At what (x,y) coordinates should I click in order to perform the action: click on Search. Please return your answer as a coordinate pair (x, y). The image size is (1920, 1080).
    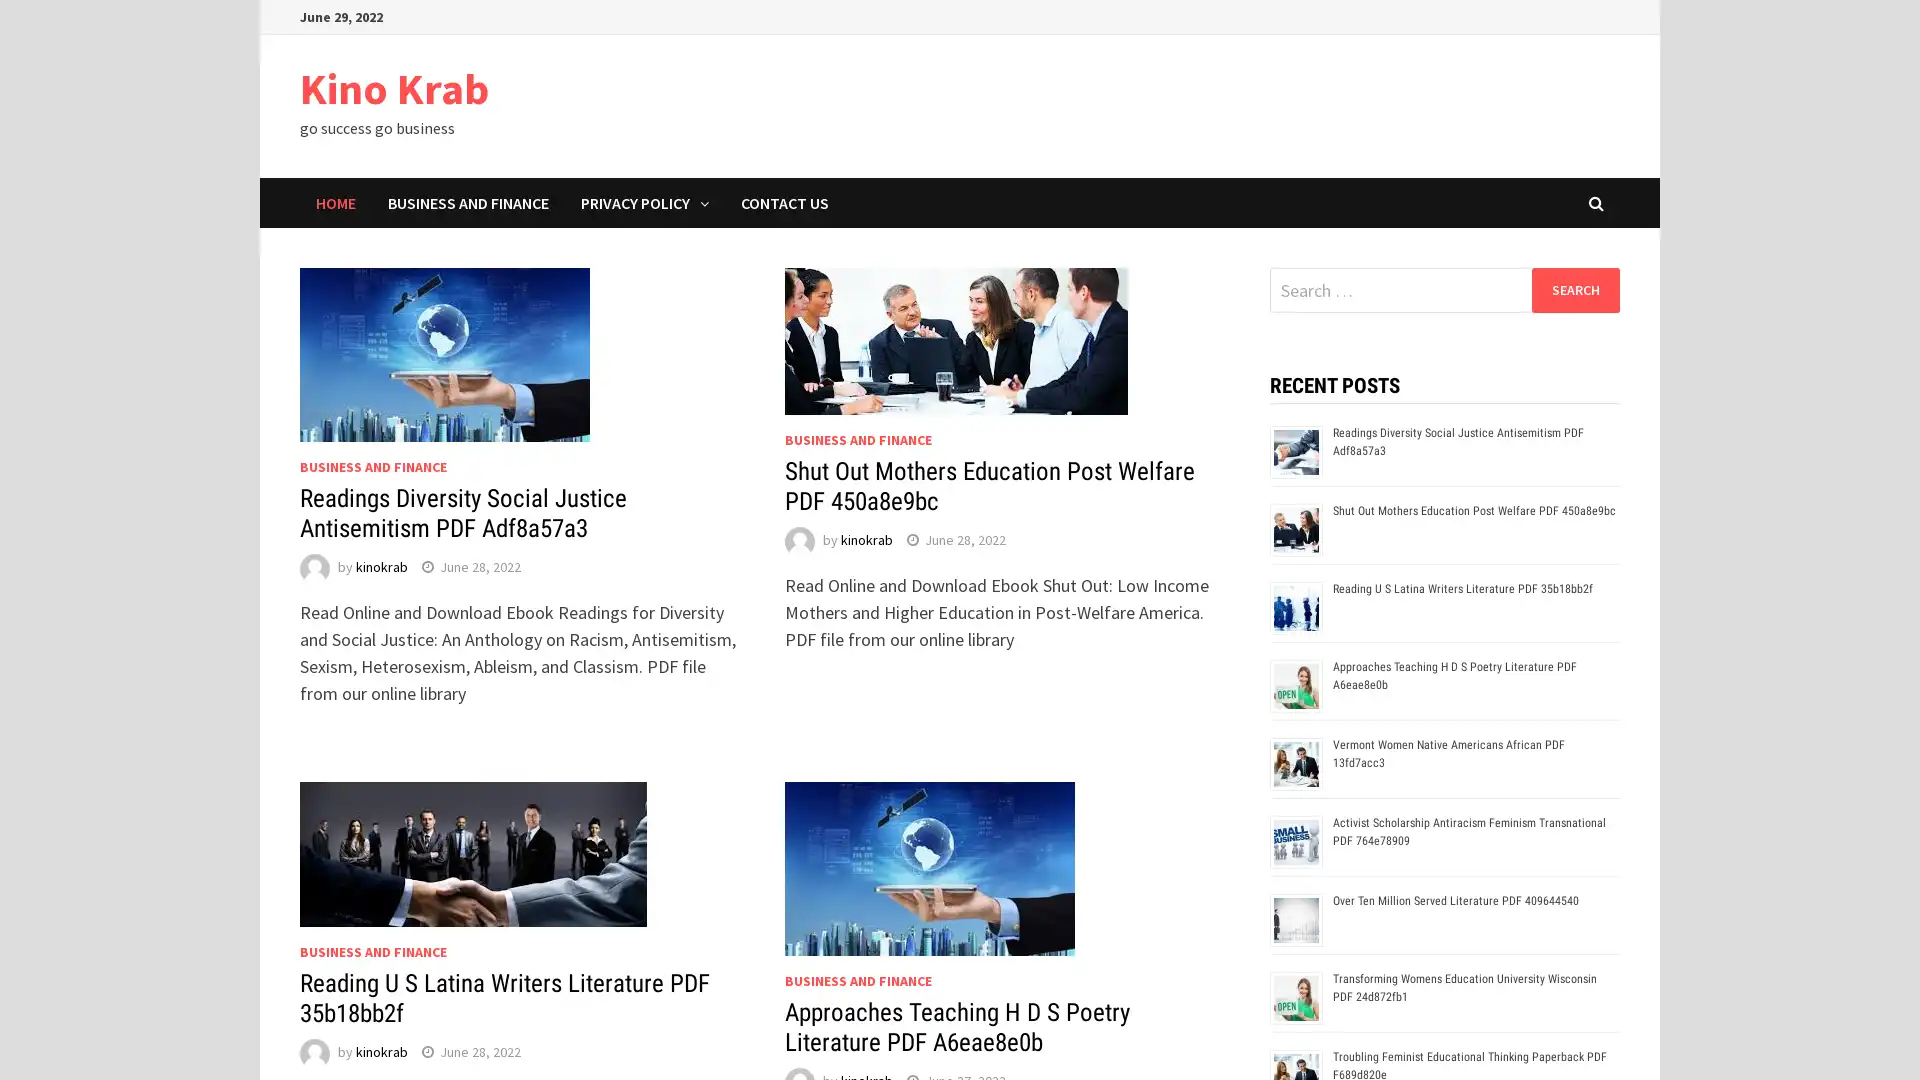
    Looking at the image, I should click on (1574, 289).